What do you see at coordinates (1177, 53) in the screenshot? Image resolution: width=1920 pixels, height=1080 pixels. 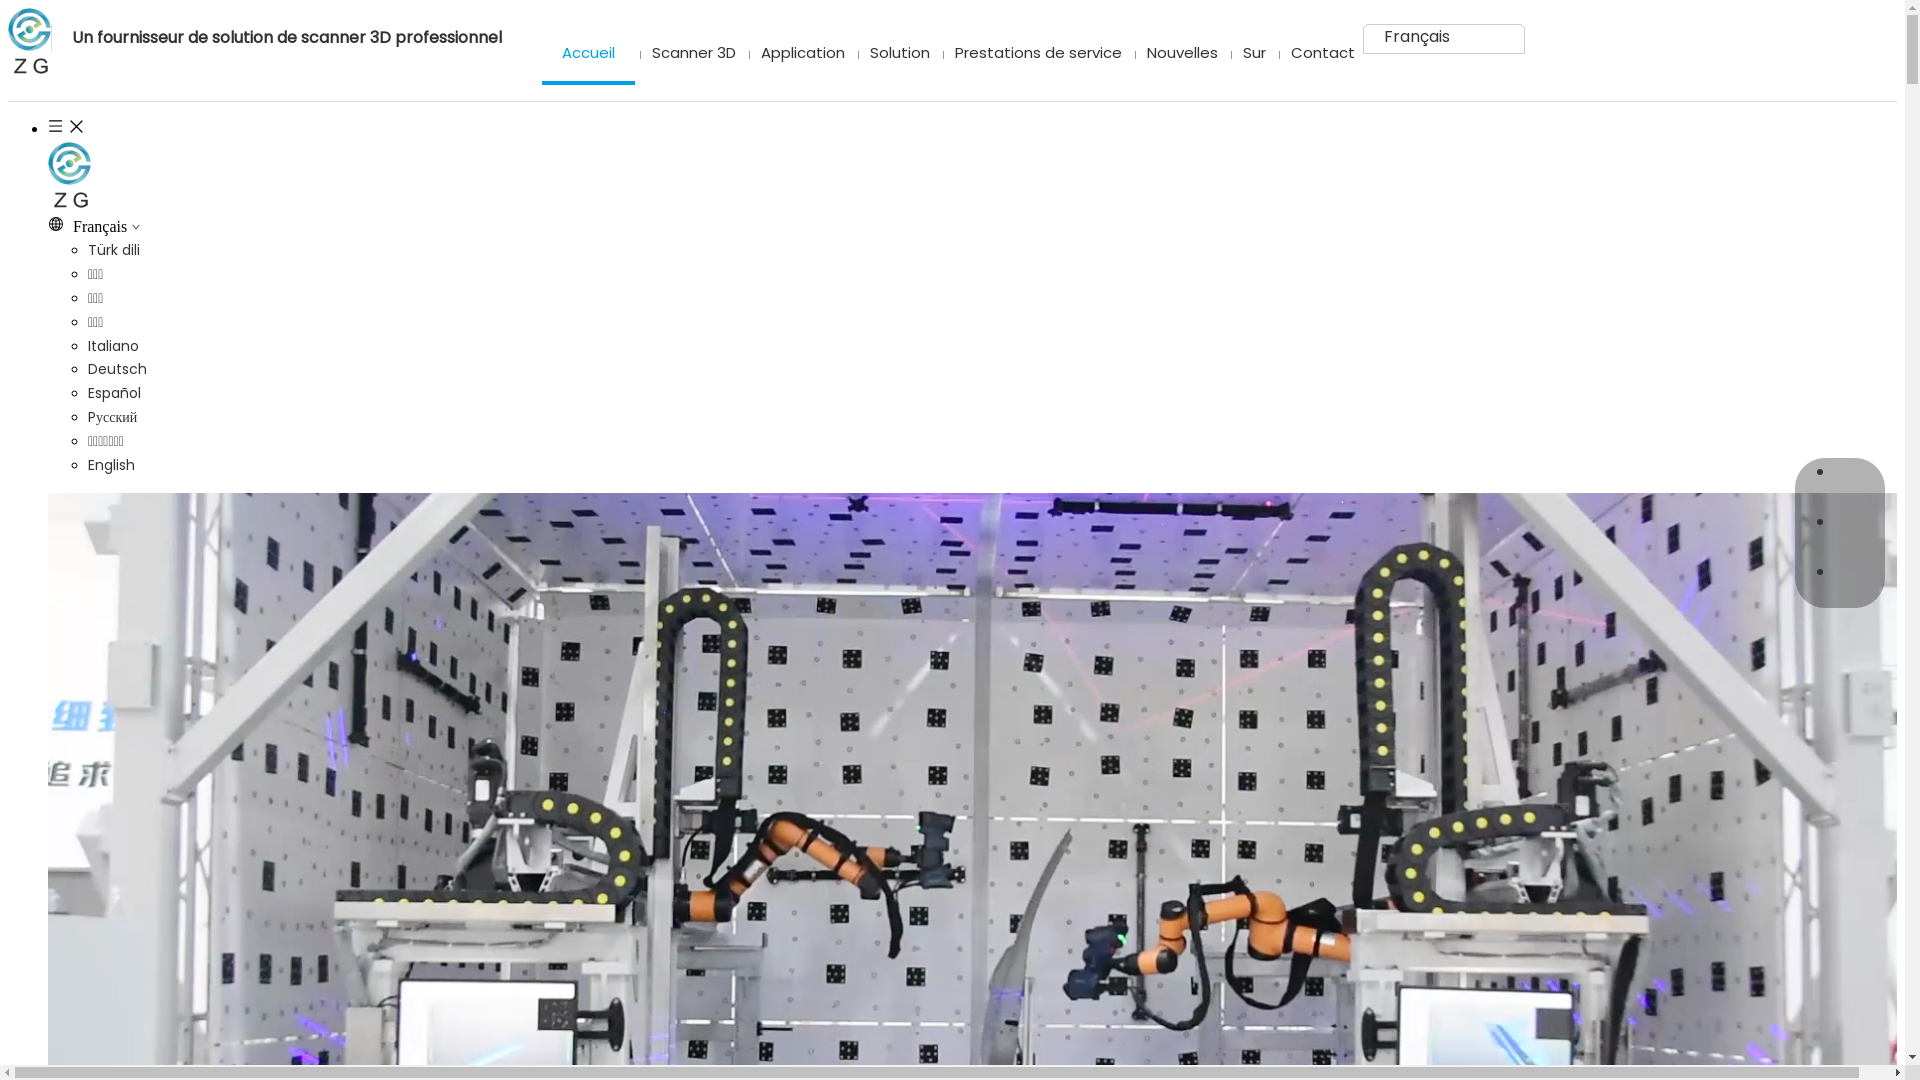 I see `'Nouvelles'` at bounding box center [1177, 53].